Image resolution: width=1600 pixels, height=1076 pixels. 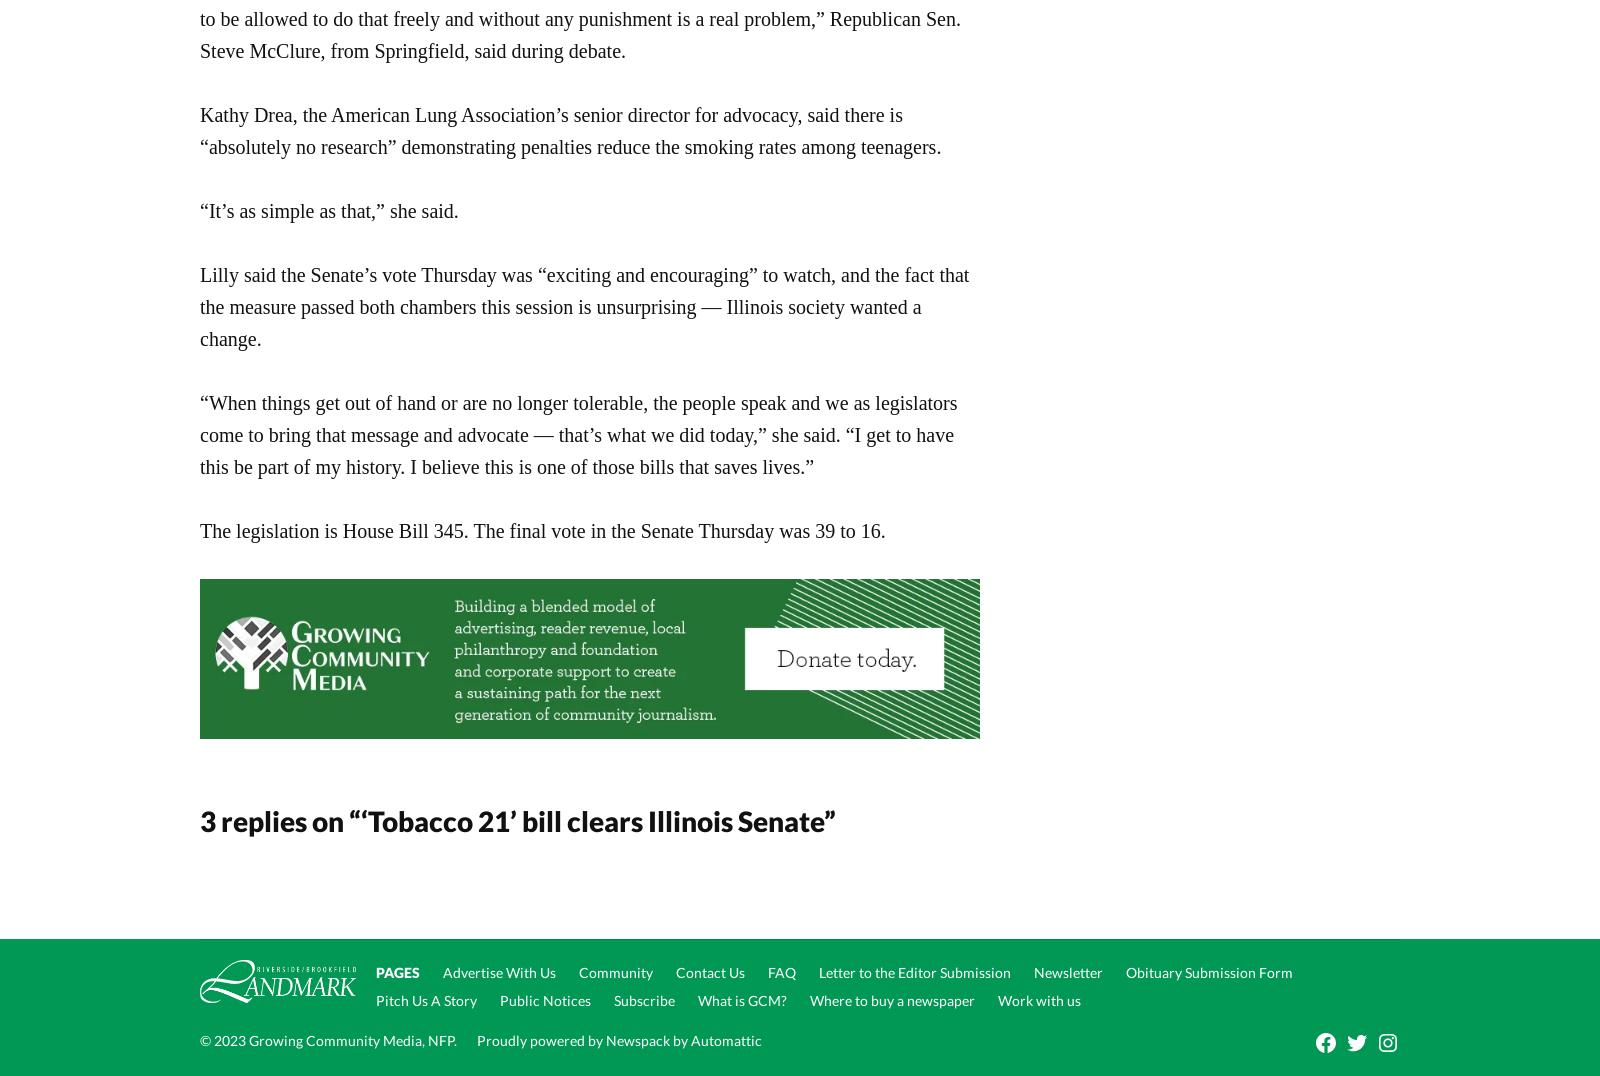 What do you see at coordinates (643, 998) in the screenshot?
I see `'Subscribe'` at bounding box center [643, 998].